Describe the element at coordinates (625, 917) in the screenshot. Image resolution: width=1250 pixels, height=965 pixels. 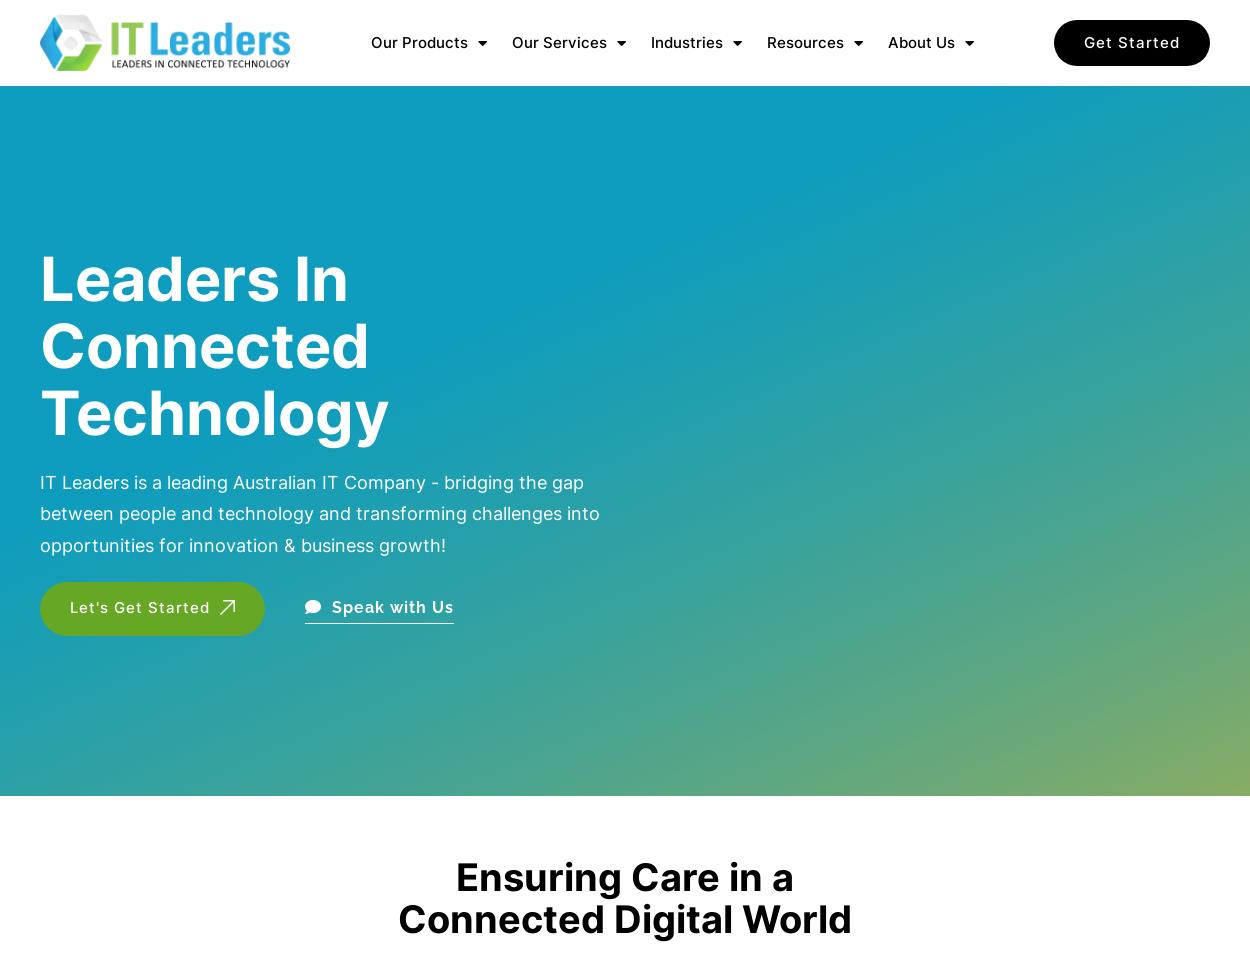
I see `'Connected Digital World'` at that location.